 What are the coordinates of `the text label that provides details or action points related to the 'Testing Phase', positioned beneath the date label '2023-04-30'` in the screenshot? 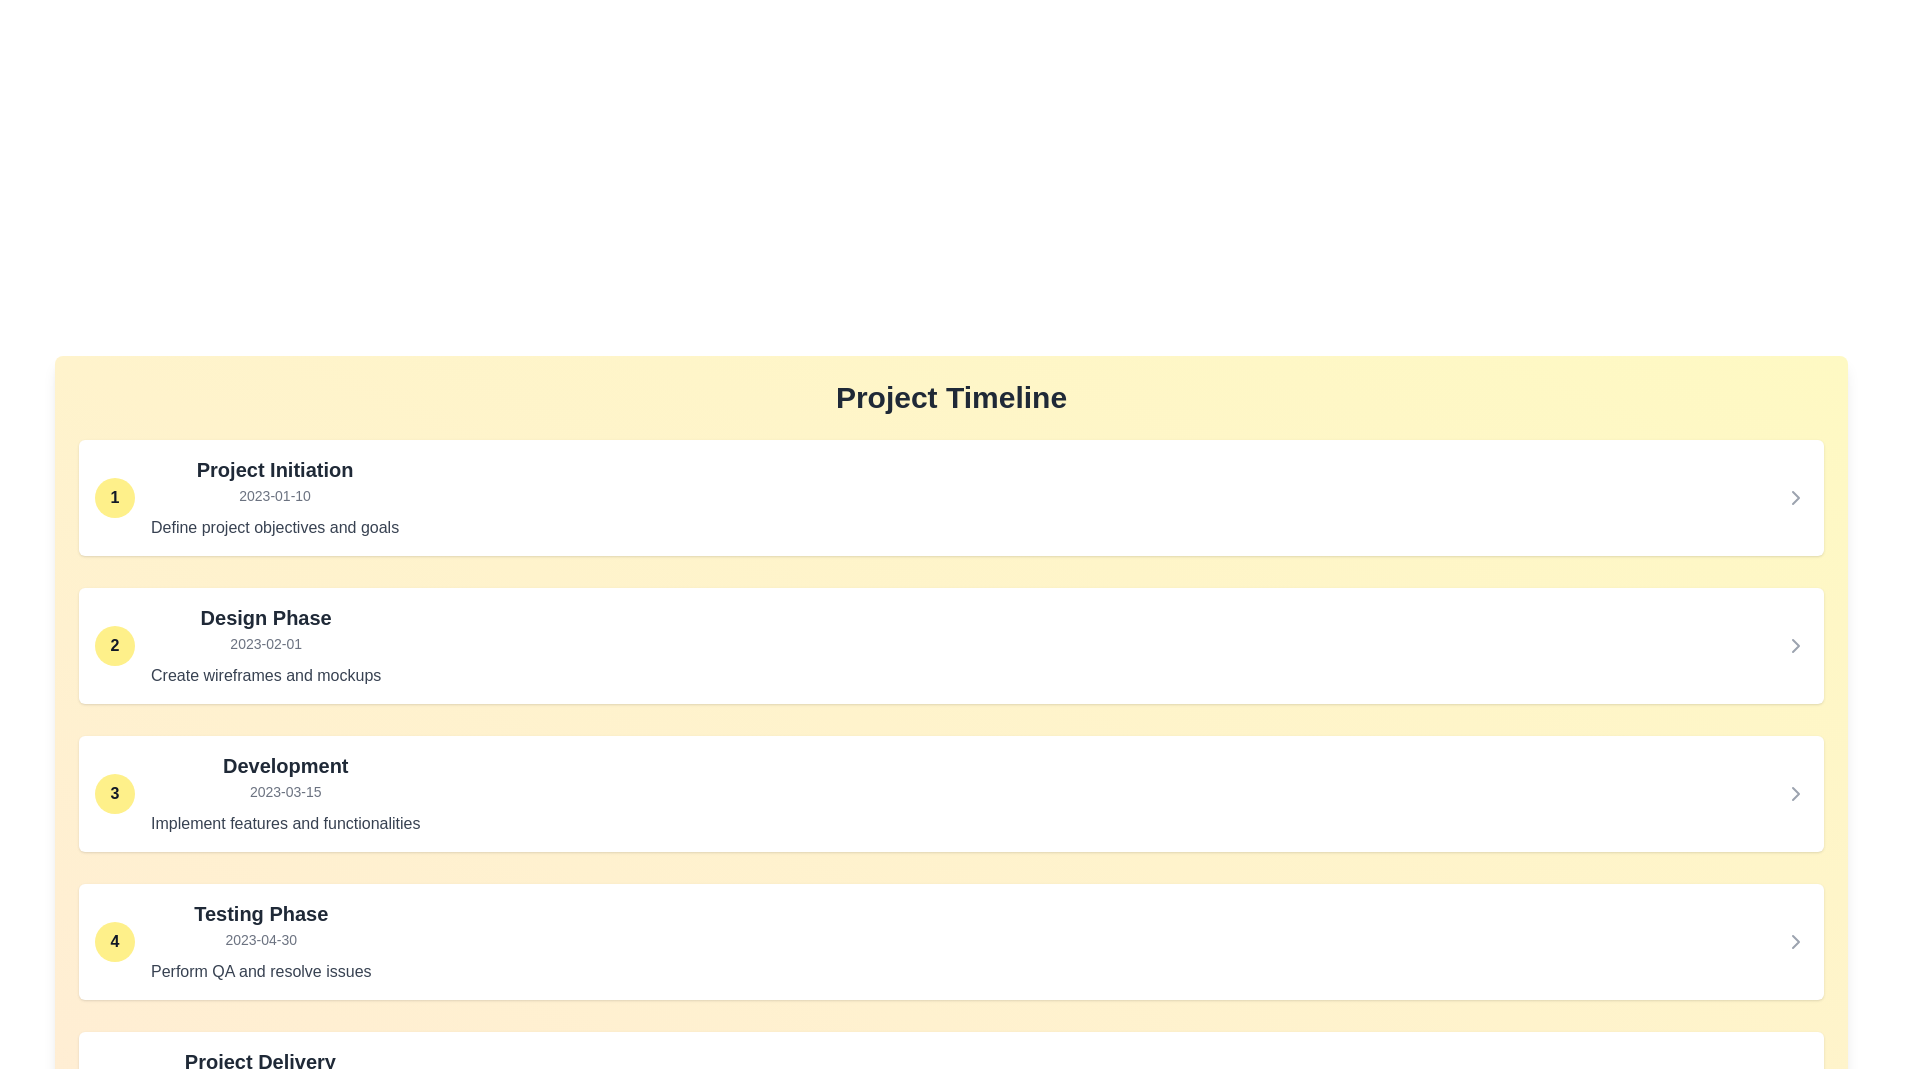 It's located at (260, 971).